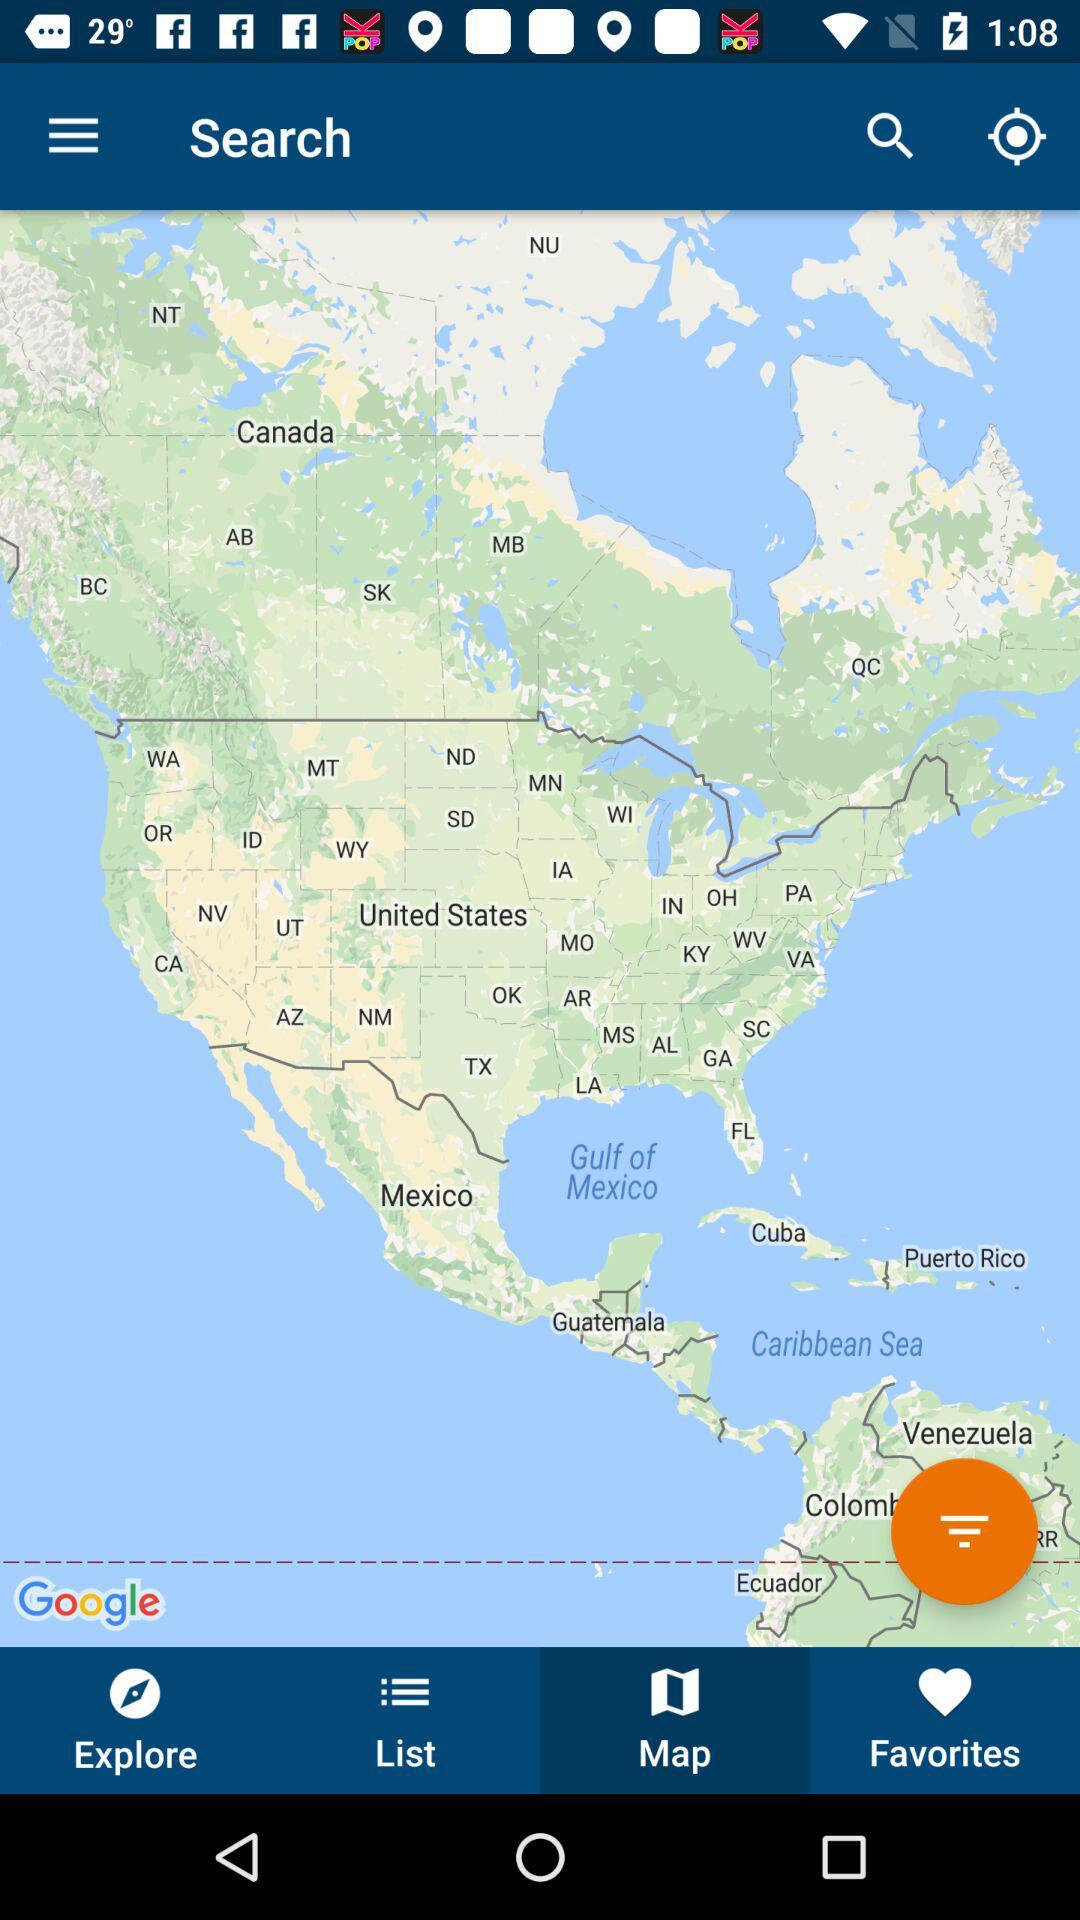  I want to click on the filter_list icon, so click(963, 1530).